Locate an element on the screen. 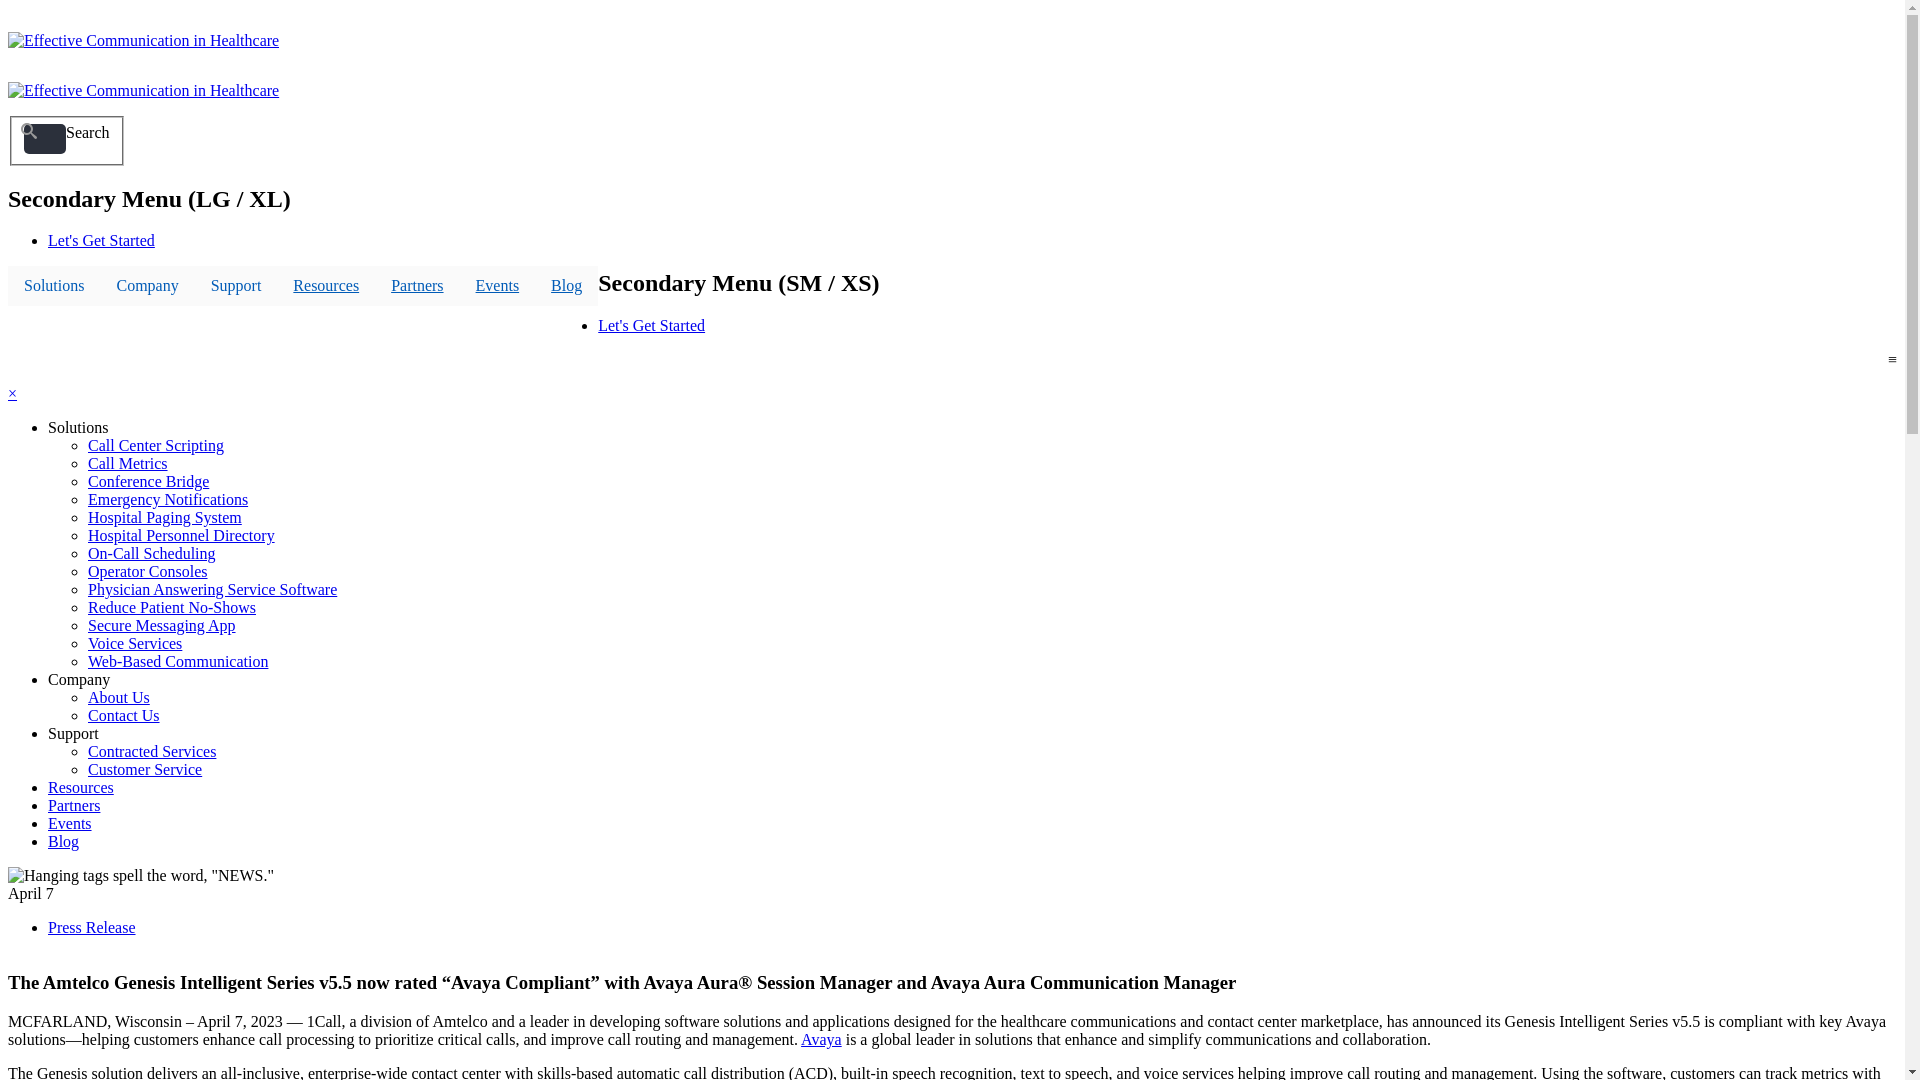  'Call Center Scripting' is located at coordinates (155, 444).